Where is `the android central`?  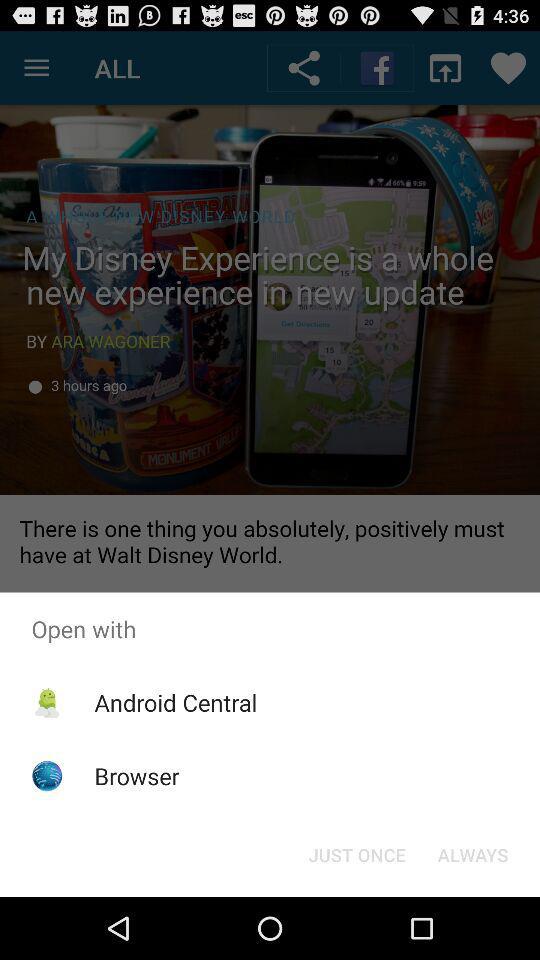
the android central is located at coordinates (175, 702).